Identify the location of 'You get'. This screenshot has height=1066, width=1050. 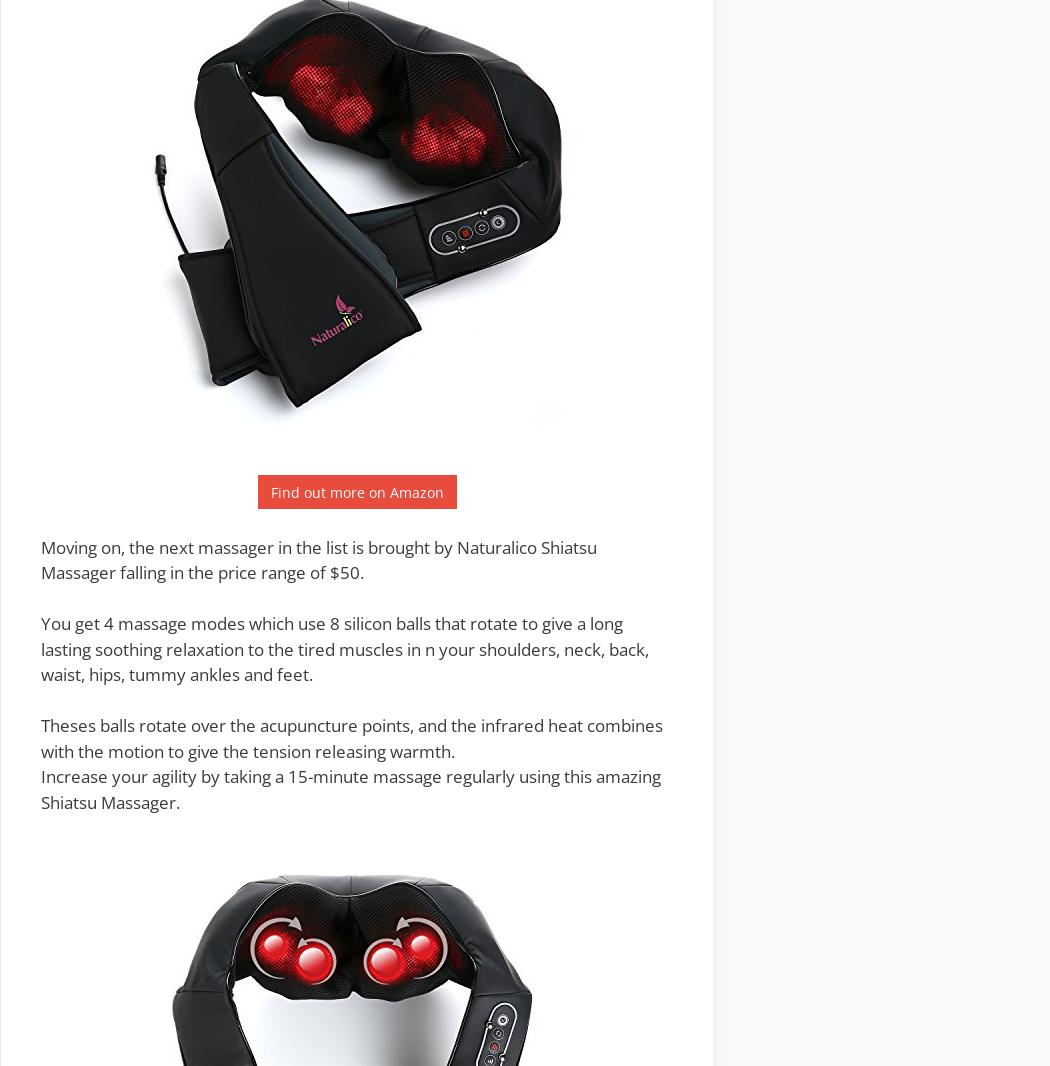
(39, 622).